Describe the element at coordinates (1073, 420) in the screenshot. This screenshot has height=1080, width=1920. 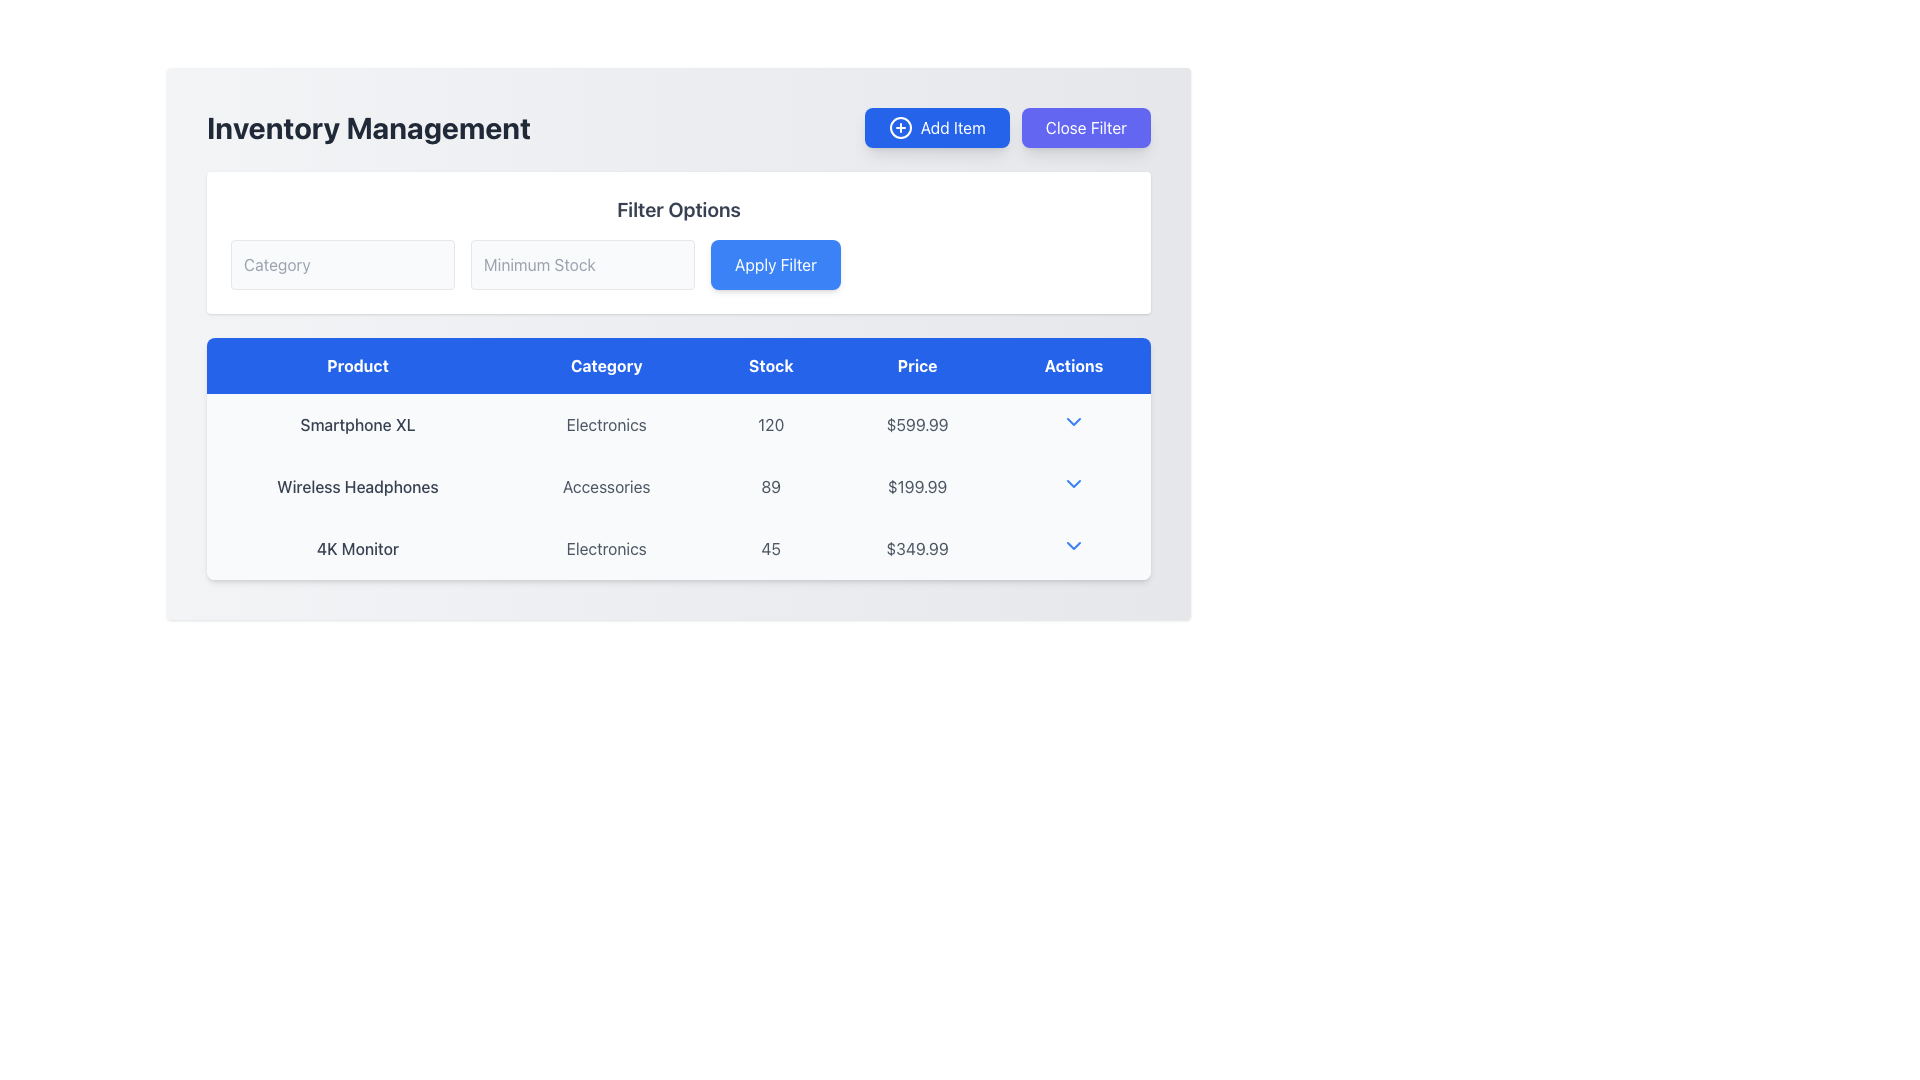
I see `the expandable menu trigger button located in the 'Actions' column of the first row for the 'Smartphone XL' product` at that location.